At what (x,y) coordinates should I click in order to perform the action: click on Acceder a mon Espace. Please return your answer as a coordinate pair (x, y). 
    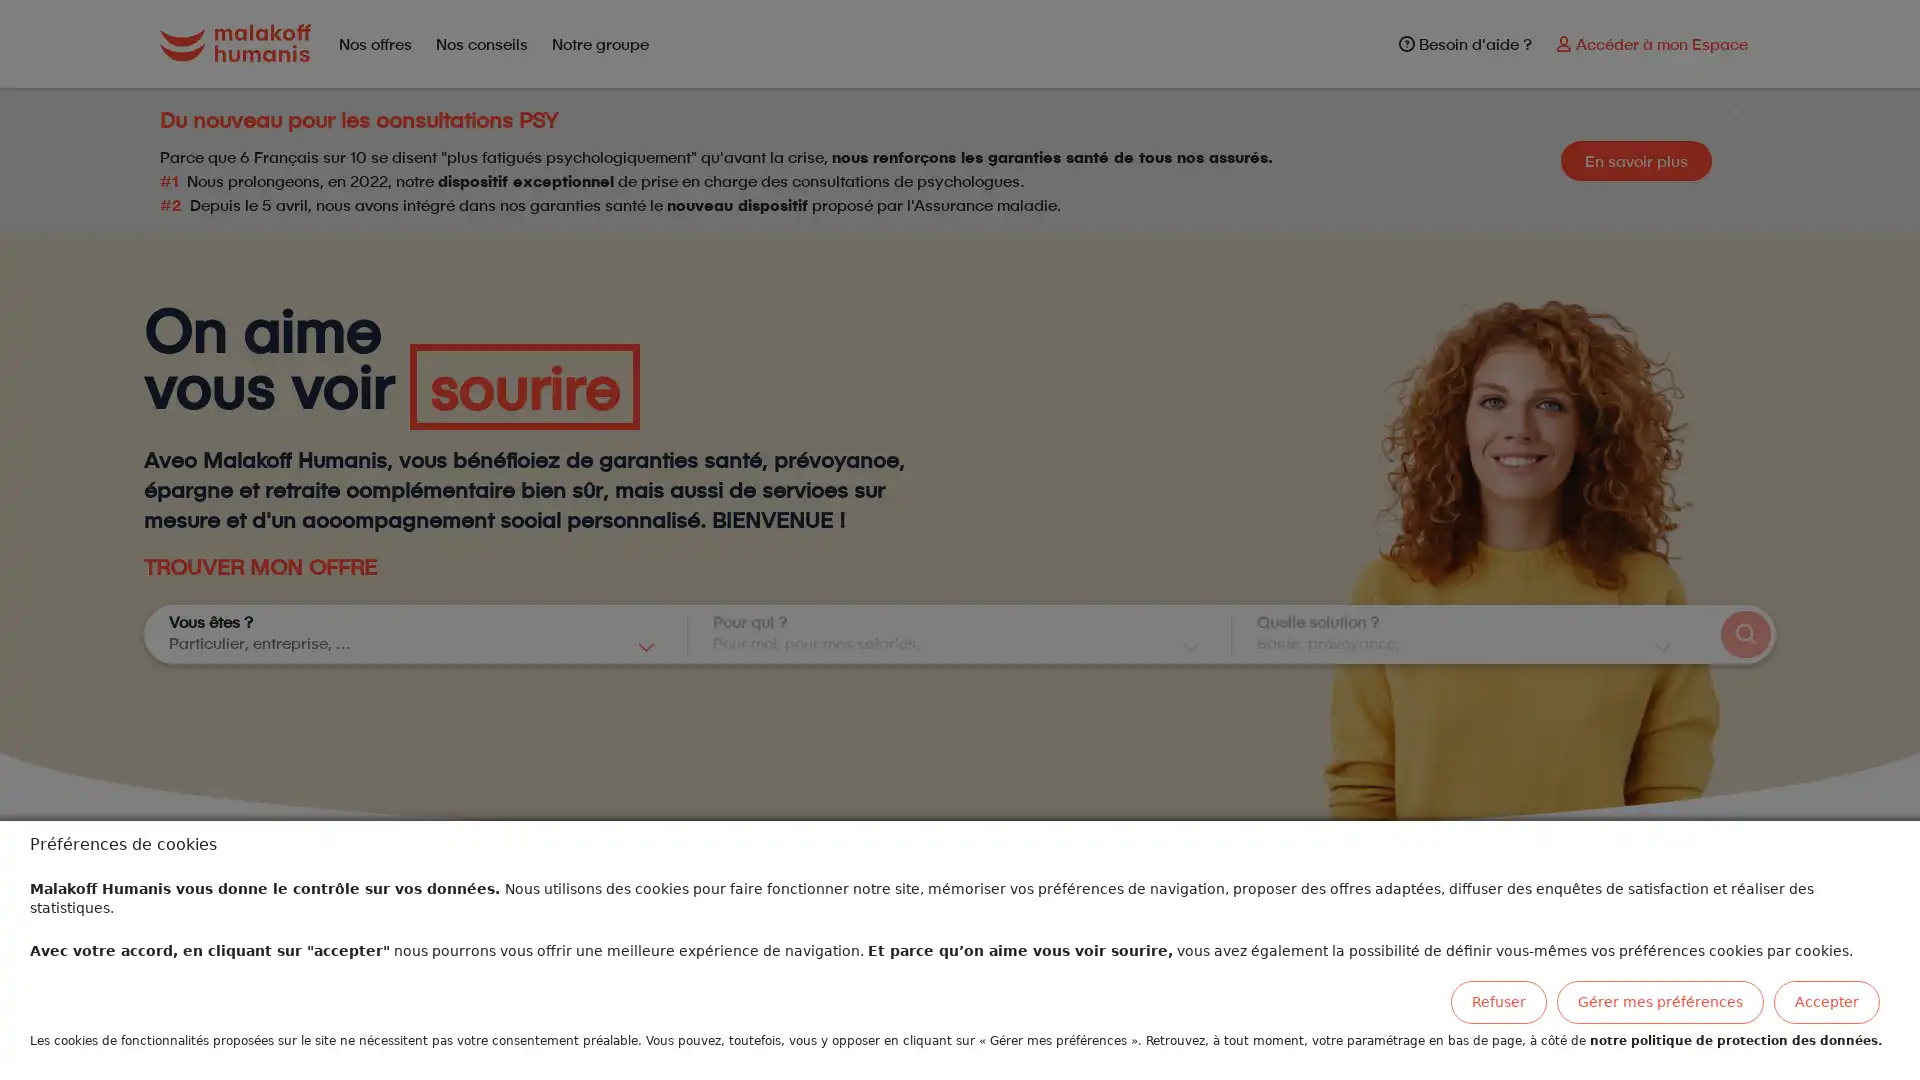
    Looking at the image, I should click on (1651, 43).